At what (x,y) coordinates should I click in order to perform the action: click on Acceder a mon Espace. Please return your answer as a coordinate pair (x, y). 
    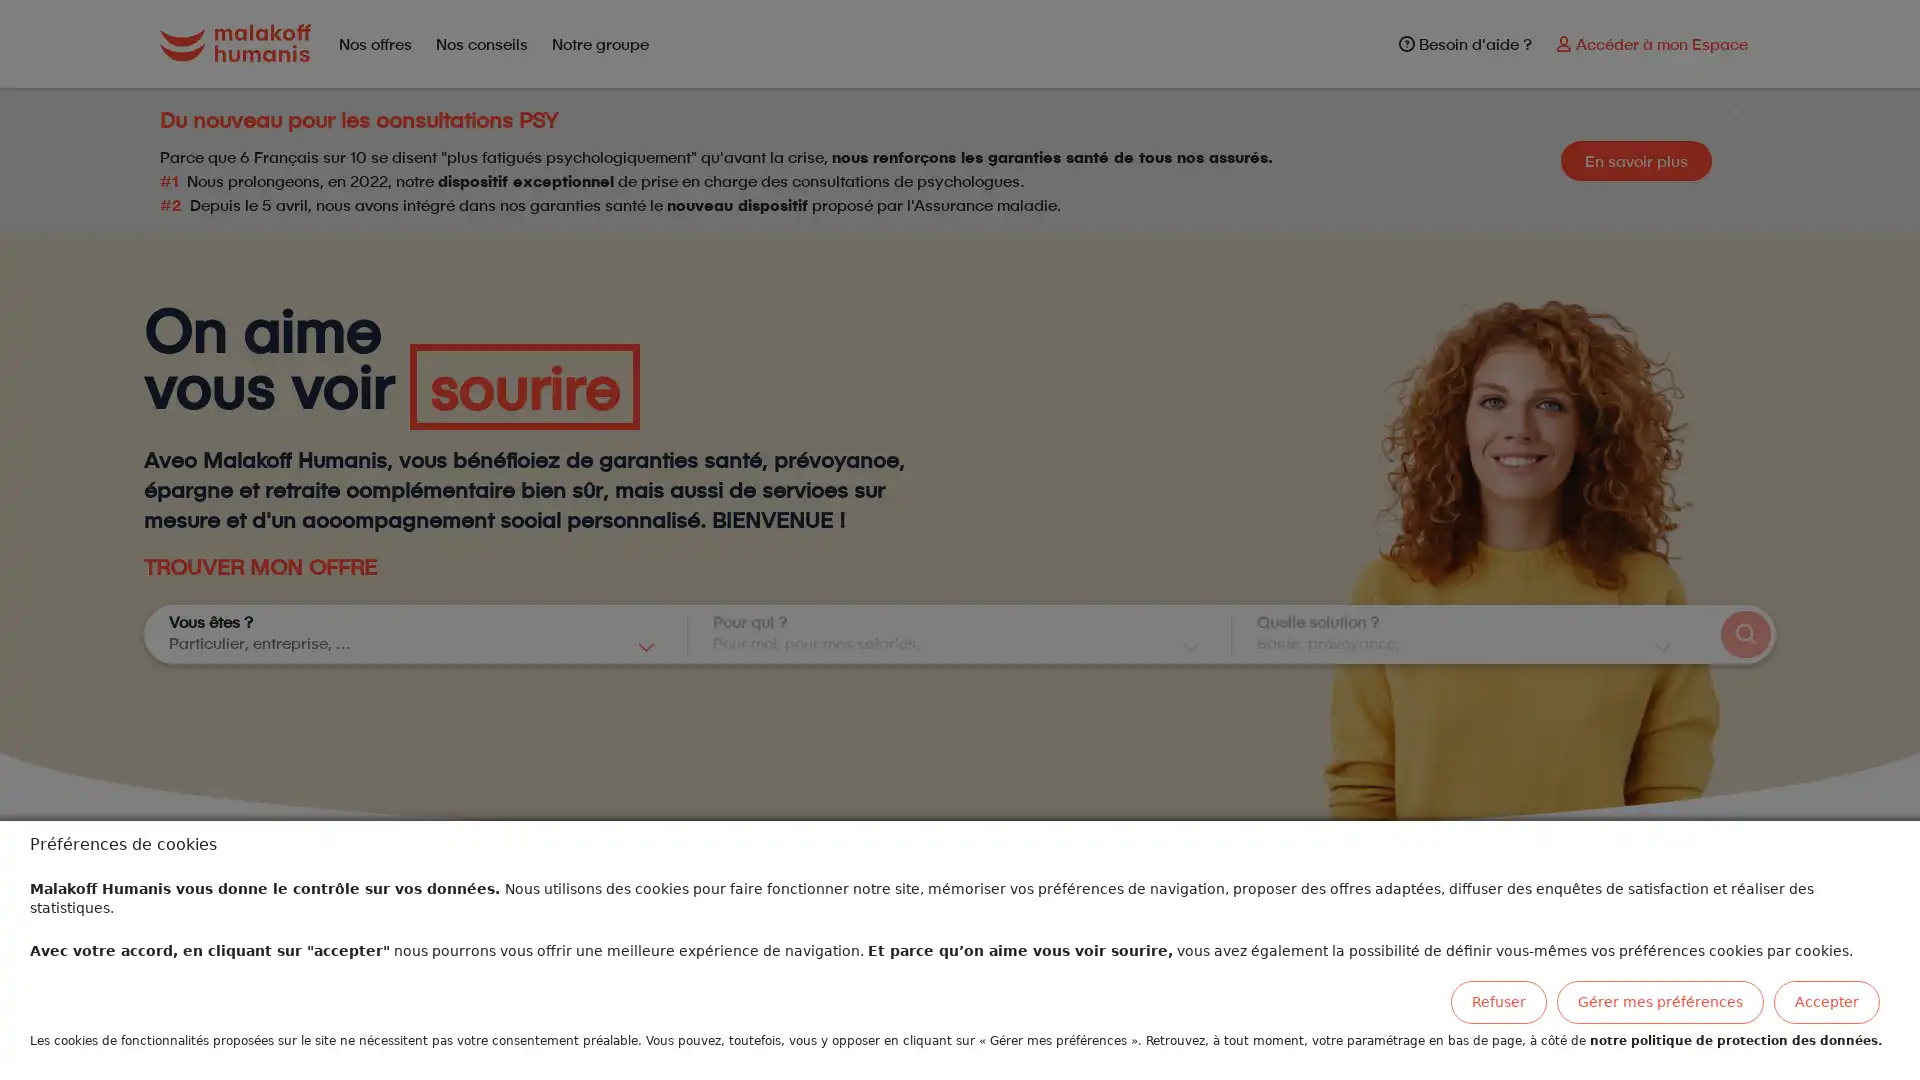
    Looking at the image, I should click on (1651, 43).